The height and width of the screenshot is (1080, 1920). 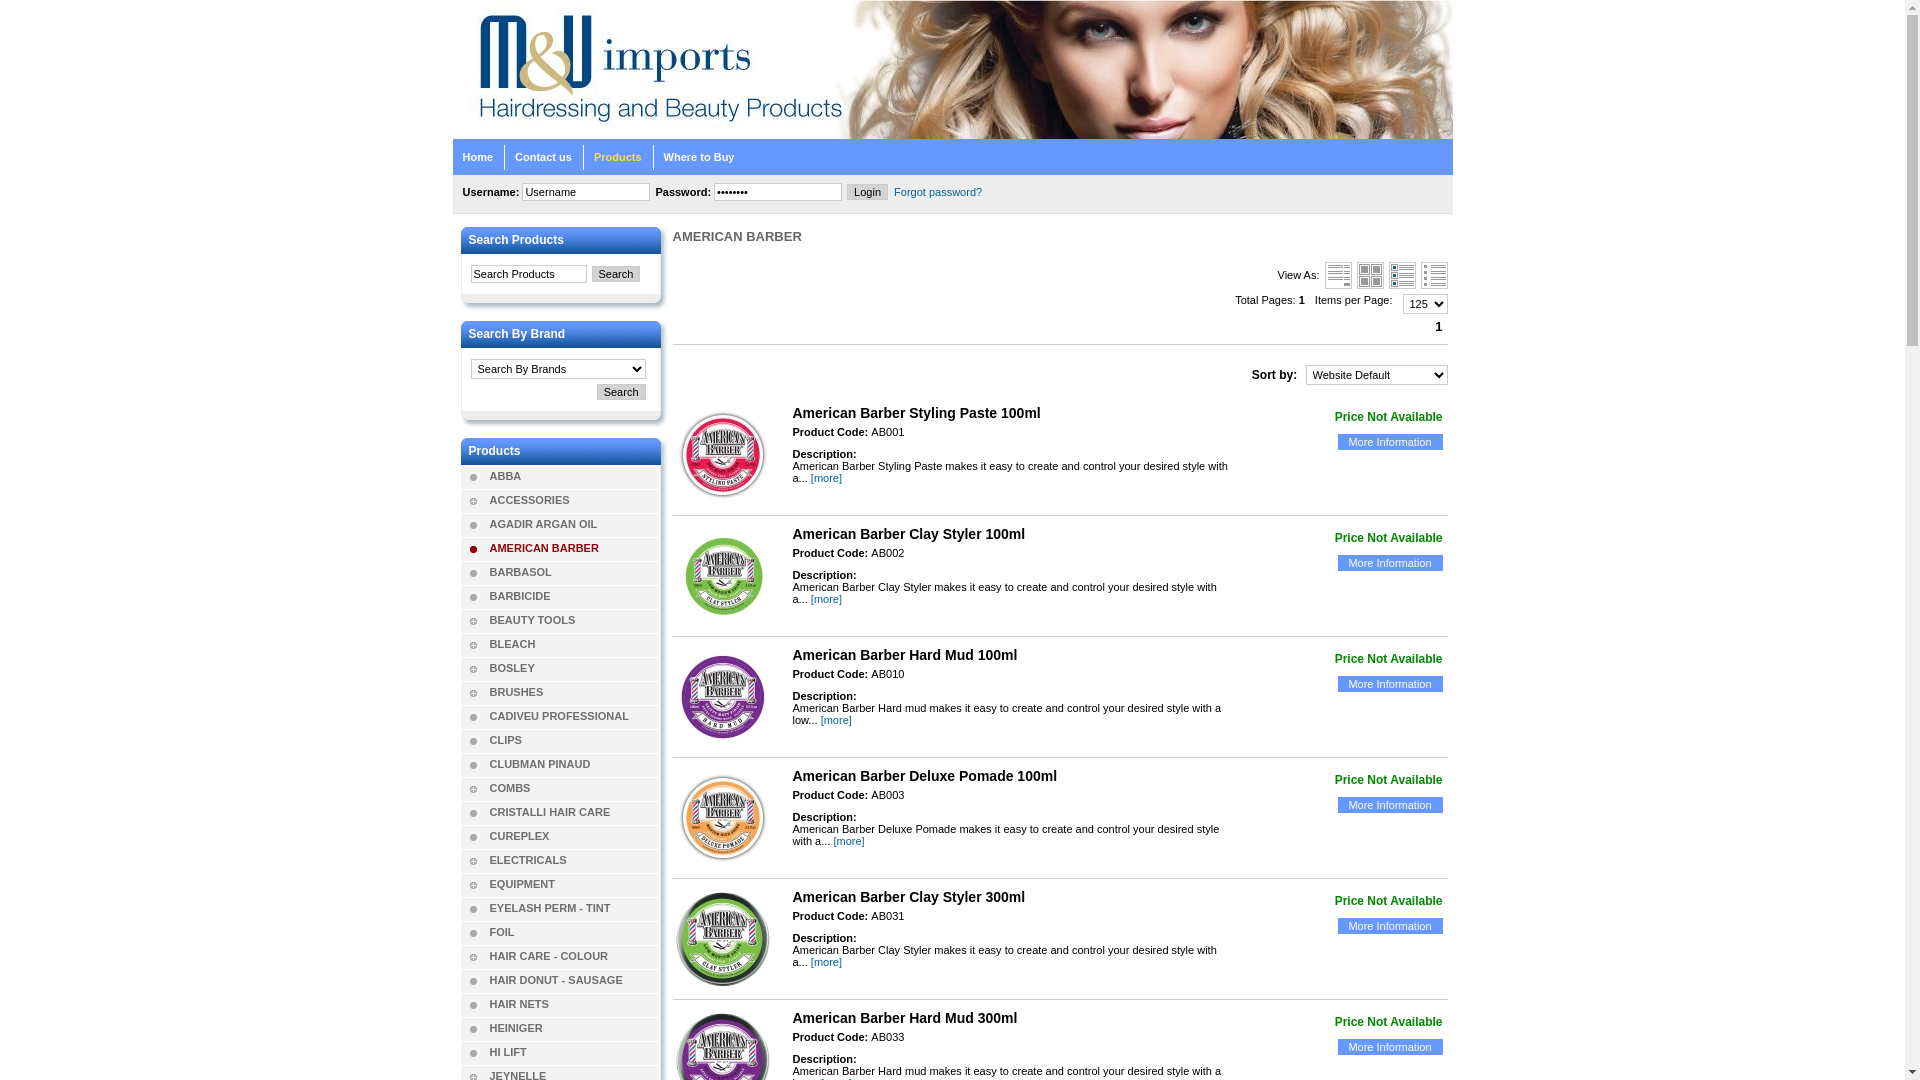 I want to click on 'CLIPS', so click(x=573, y=740).